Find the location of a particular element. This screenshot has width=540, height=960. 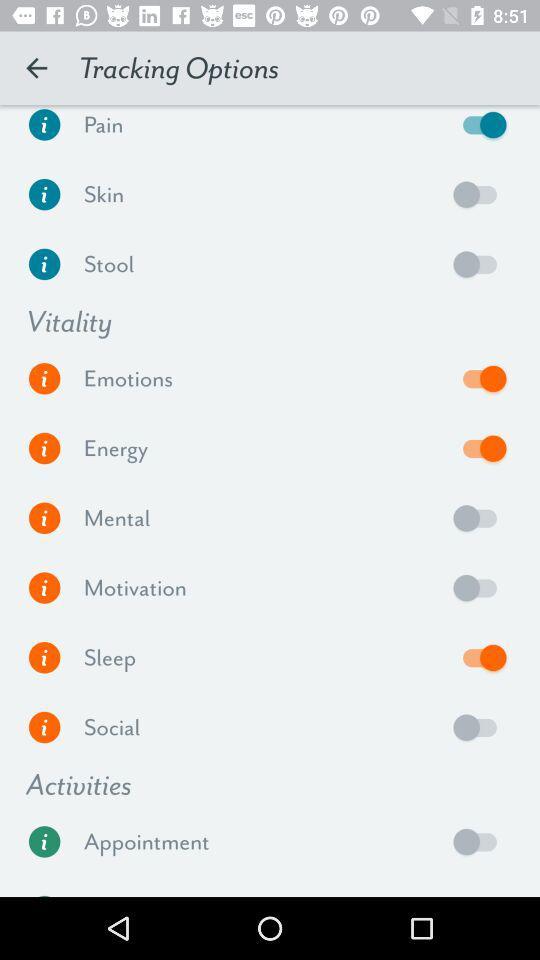

get more information is located at coordinates (44, 448).